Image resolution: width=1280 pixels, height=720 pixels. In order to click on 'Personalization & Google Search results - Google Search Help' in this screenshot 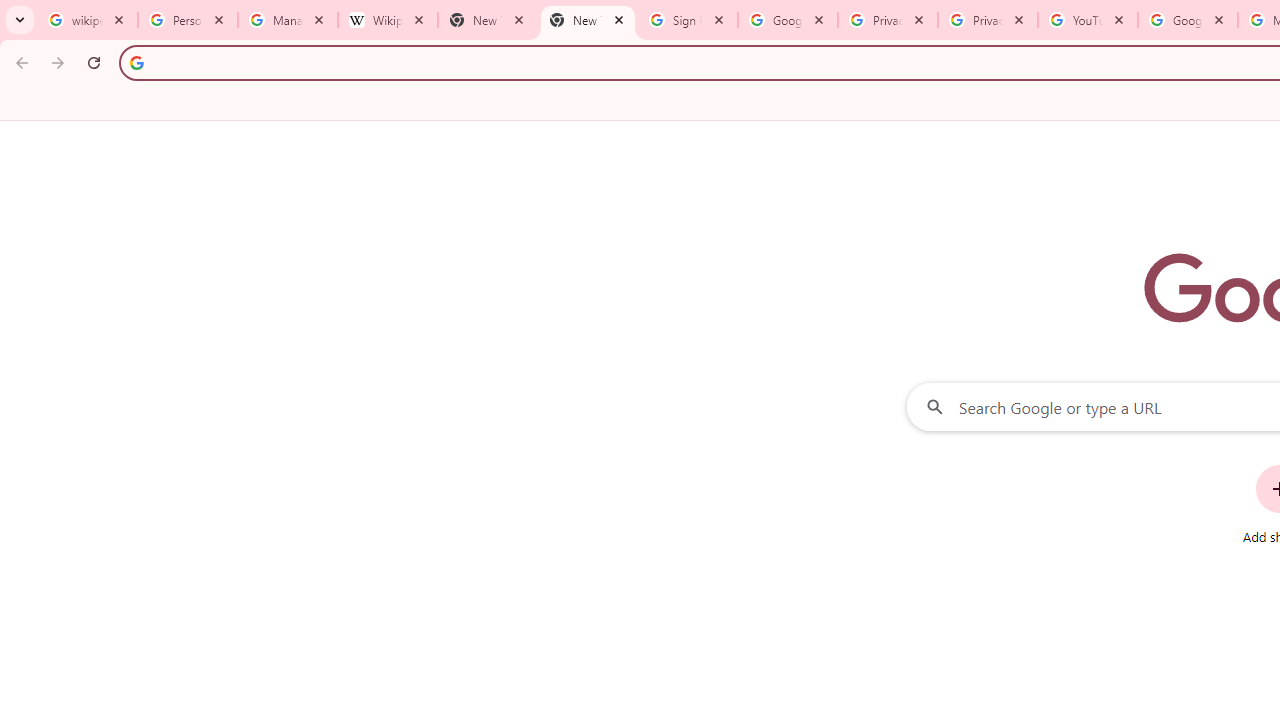, I will do `click(188, 20)`.